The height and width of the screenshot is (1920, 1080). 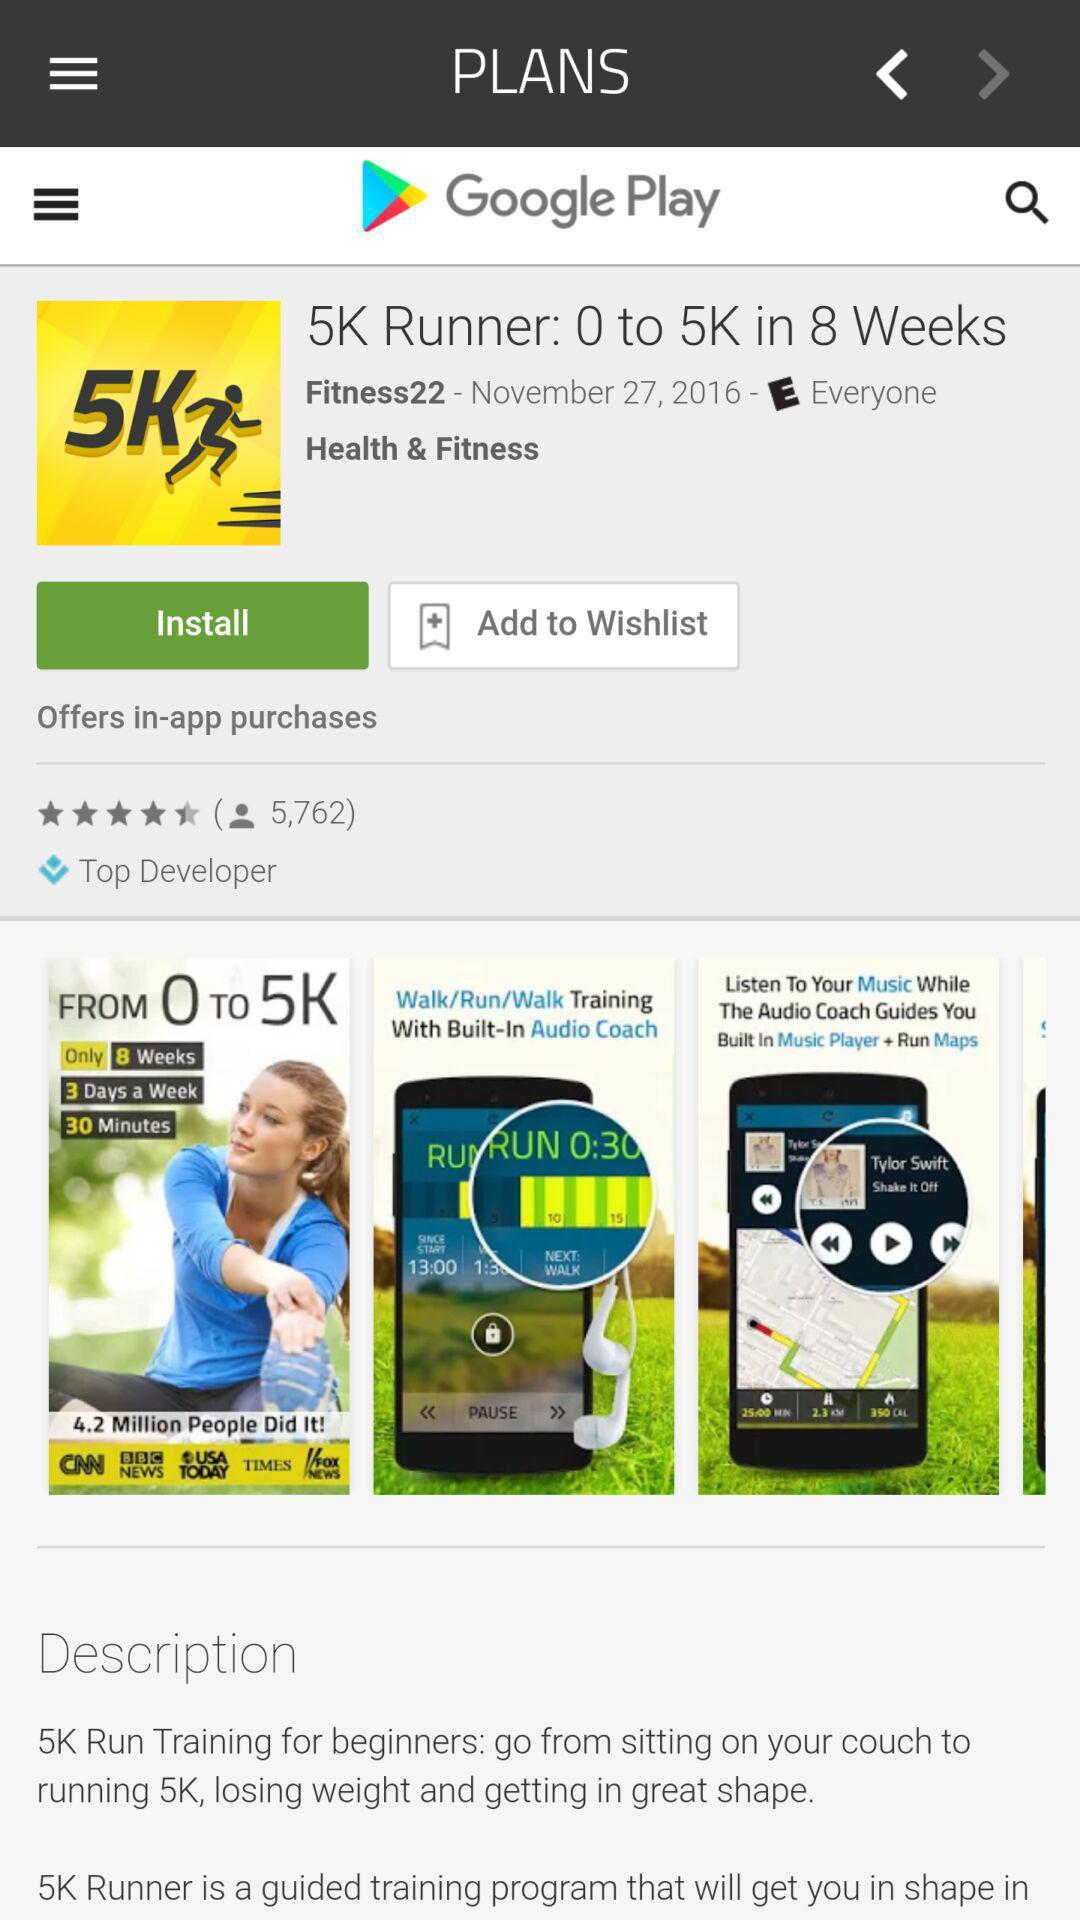 What do you see at coordinates (80, 73) in the screenshot?
I see `setting the option` at bounding box center [80, 73].